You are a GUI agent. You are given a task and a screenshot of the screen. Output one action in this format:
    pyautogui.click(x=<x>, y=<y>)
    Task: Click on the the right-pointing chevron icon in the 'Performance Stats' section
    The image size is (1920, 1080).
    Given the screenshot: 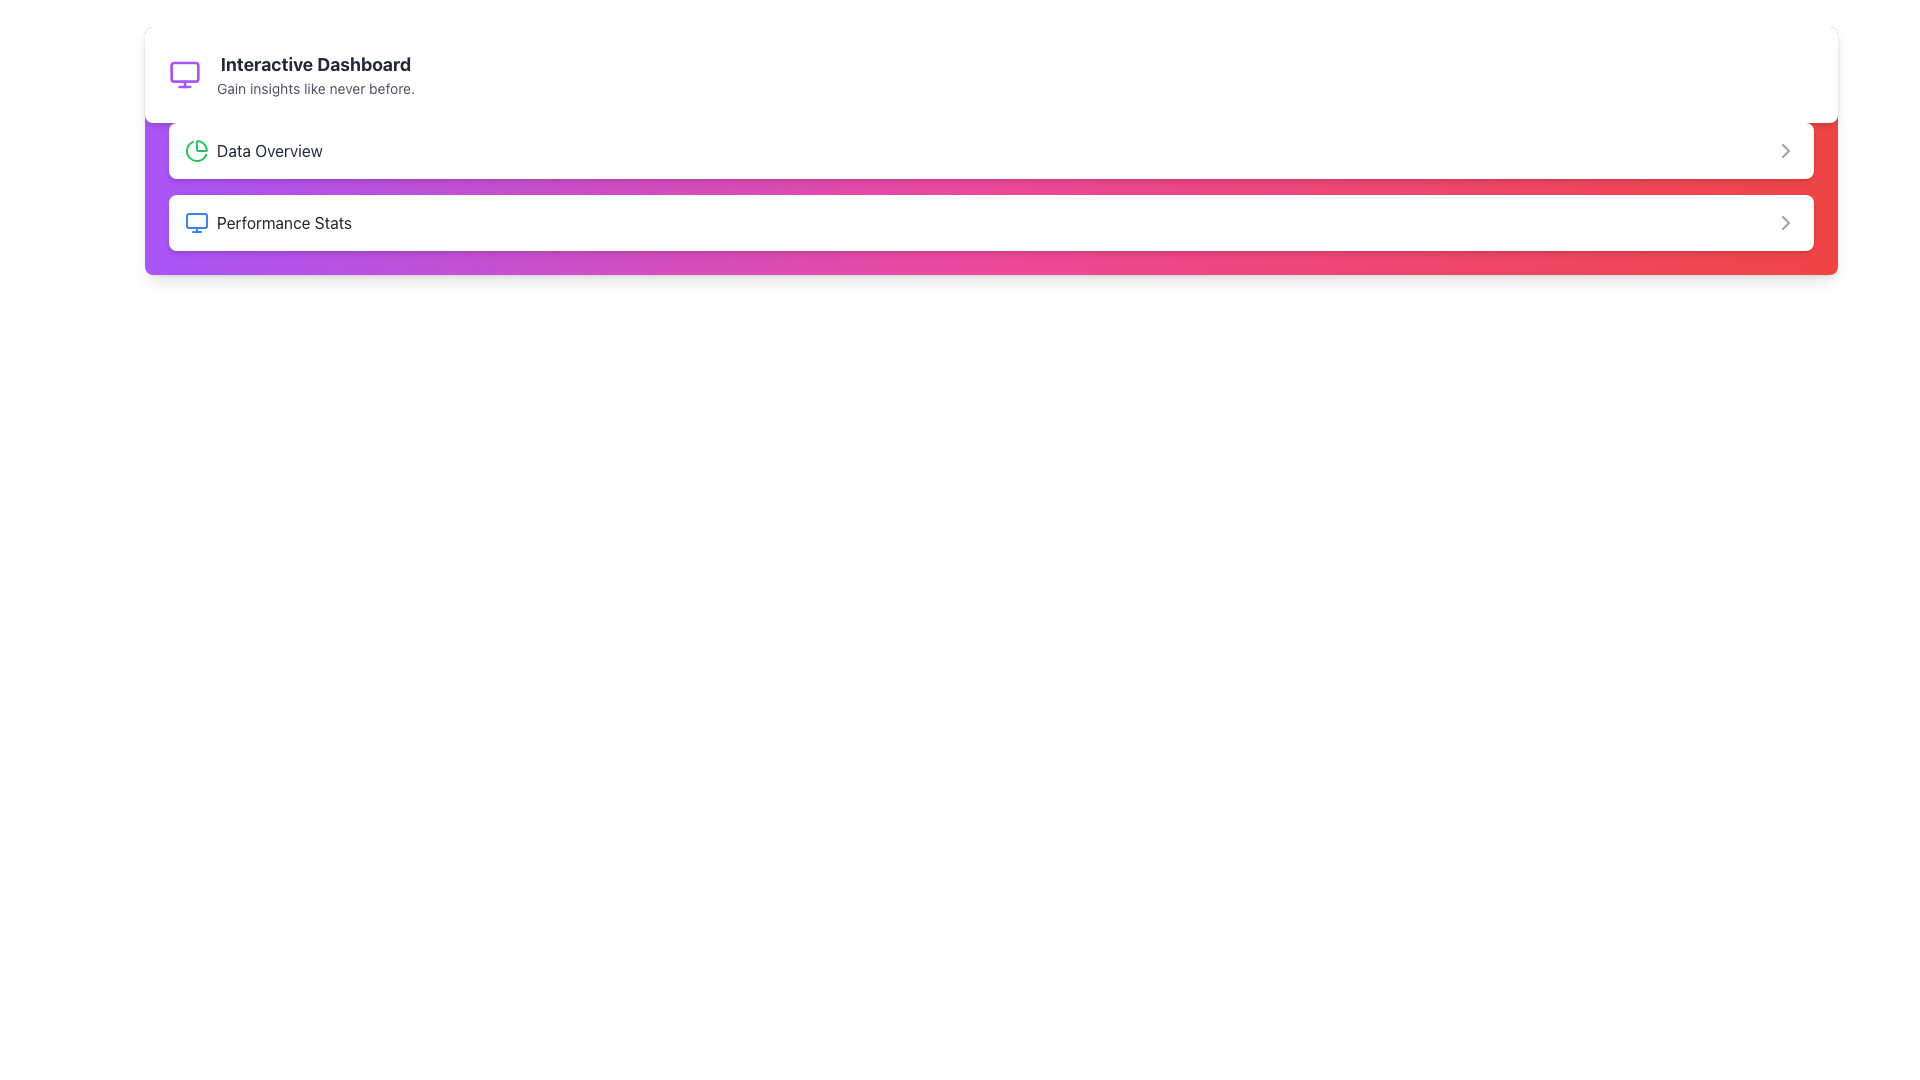 What is the action you would take?
    pyautogui.click(x=1785, y=223)
    